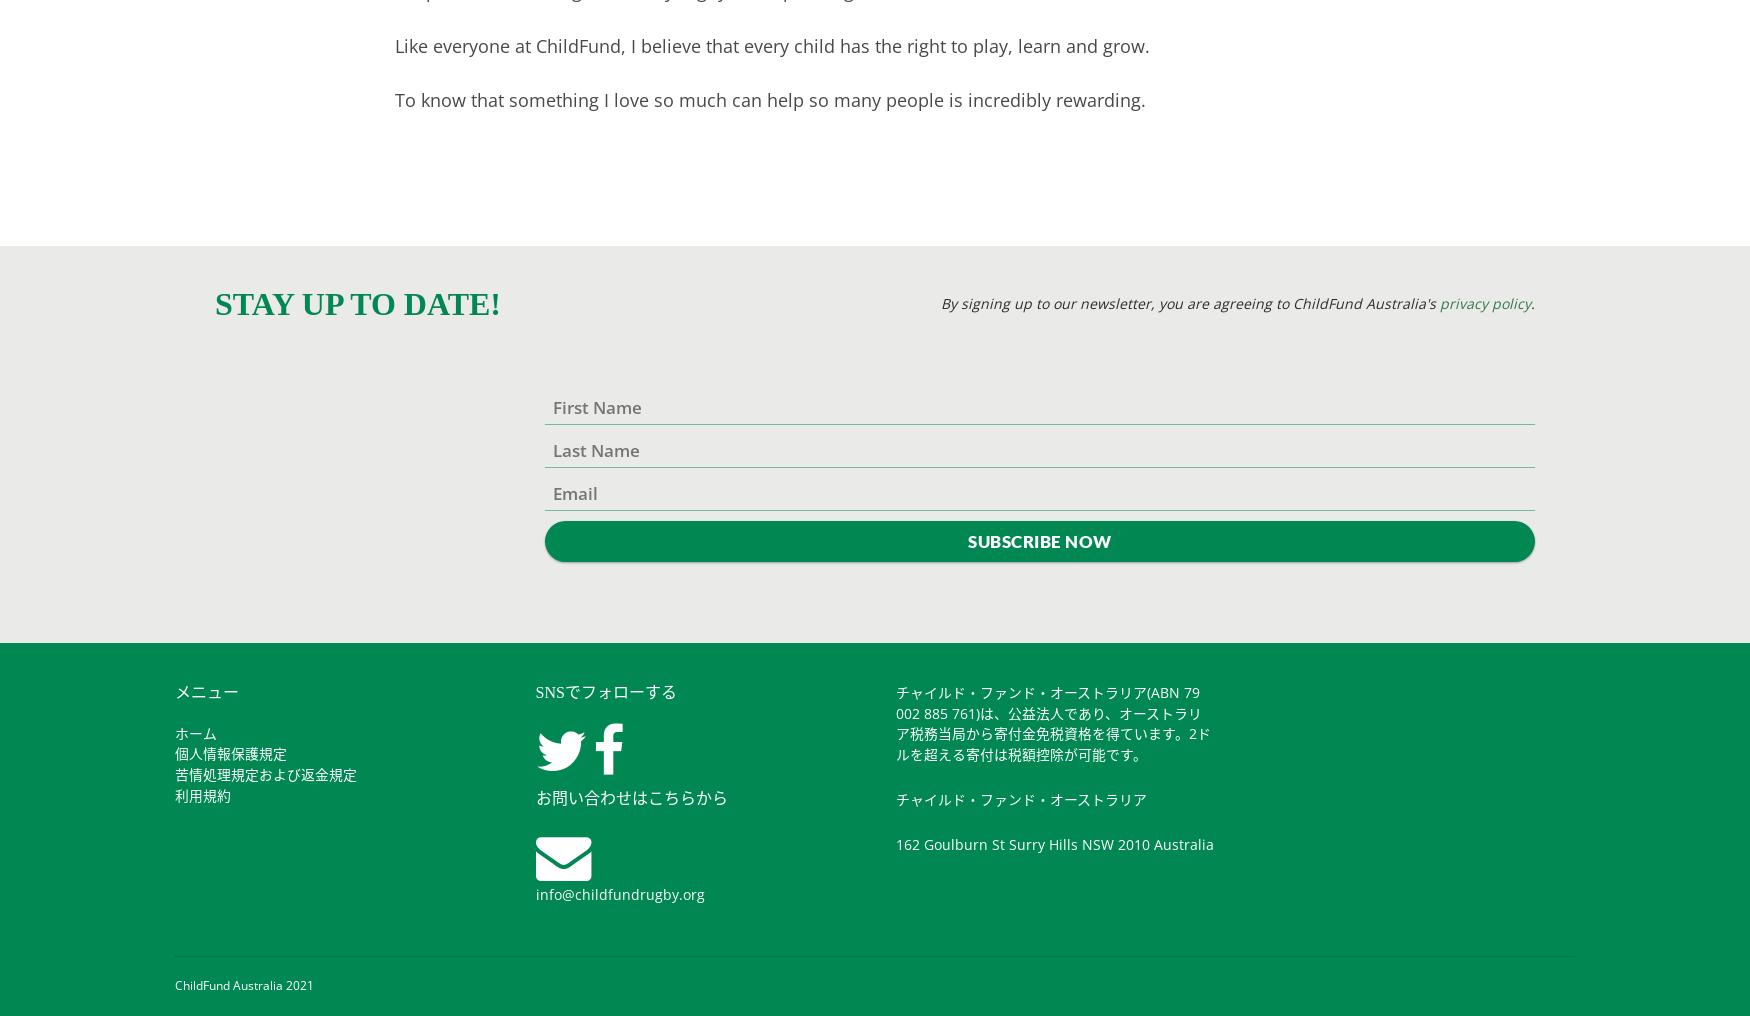  What do you see at coordinates (1485, 301) in the screenshot?
I see `'privacy policy'` at bounding box center [1485, 301].